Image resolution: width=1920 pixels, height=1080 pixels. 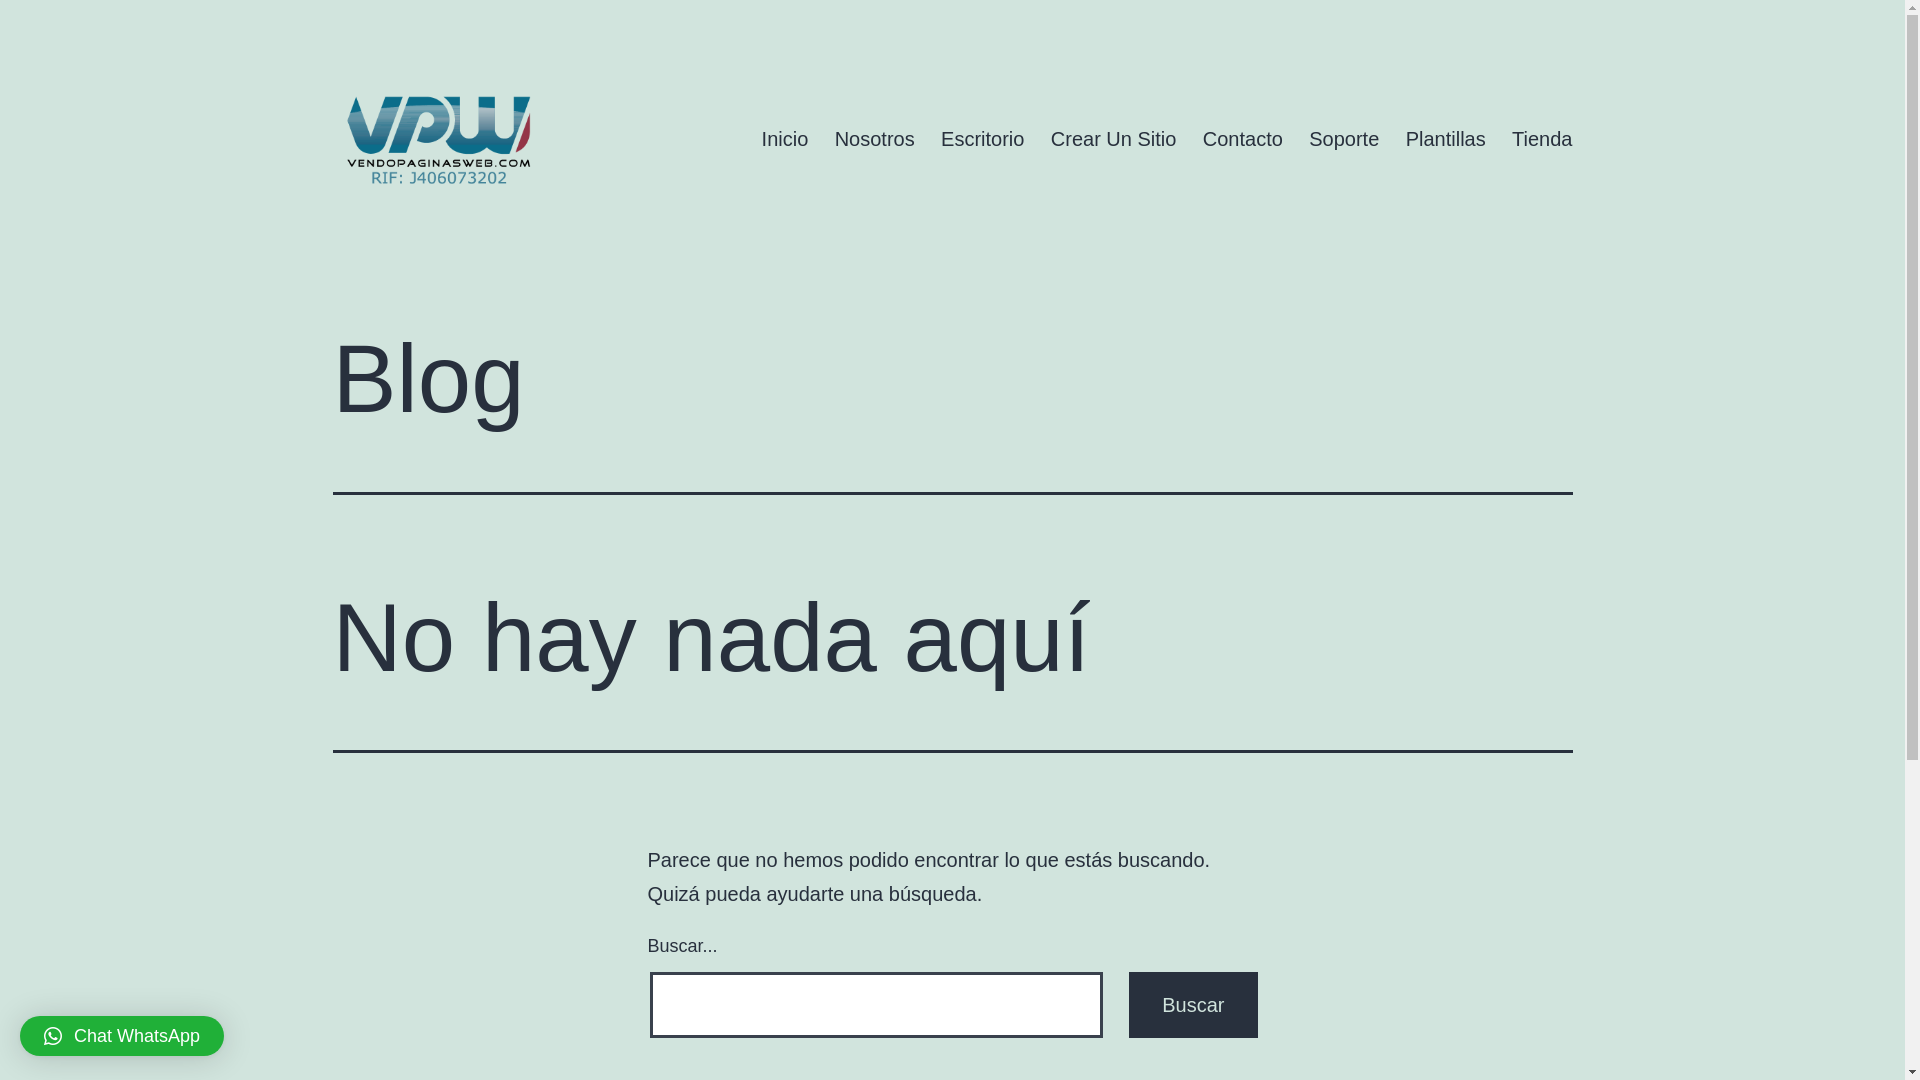 What do you see at coordinates (983, 137) in the screenshot?
I see `'Escritorio'` at bounding box center [983, 137].